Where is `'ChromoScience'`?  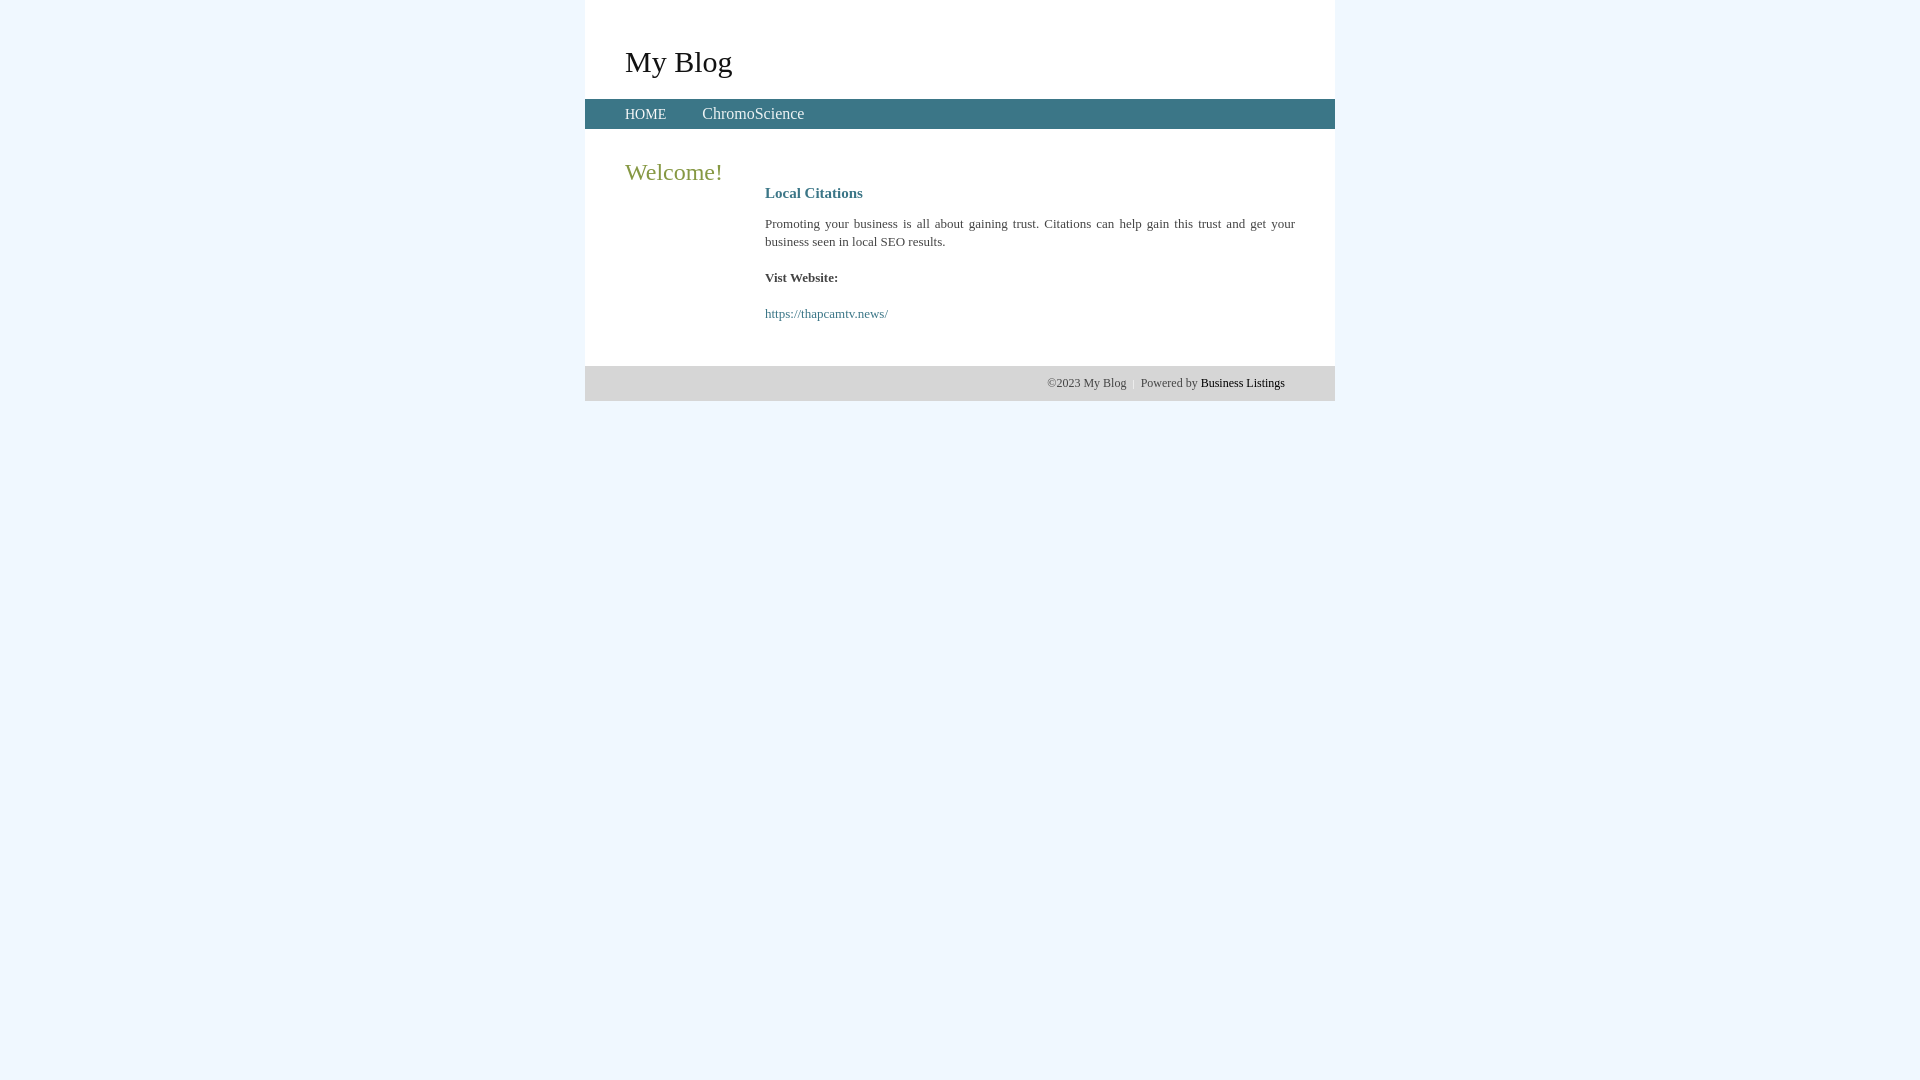
'ChromoScience' is located at coordinates (752, 113).